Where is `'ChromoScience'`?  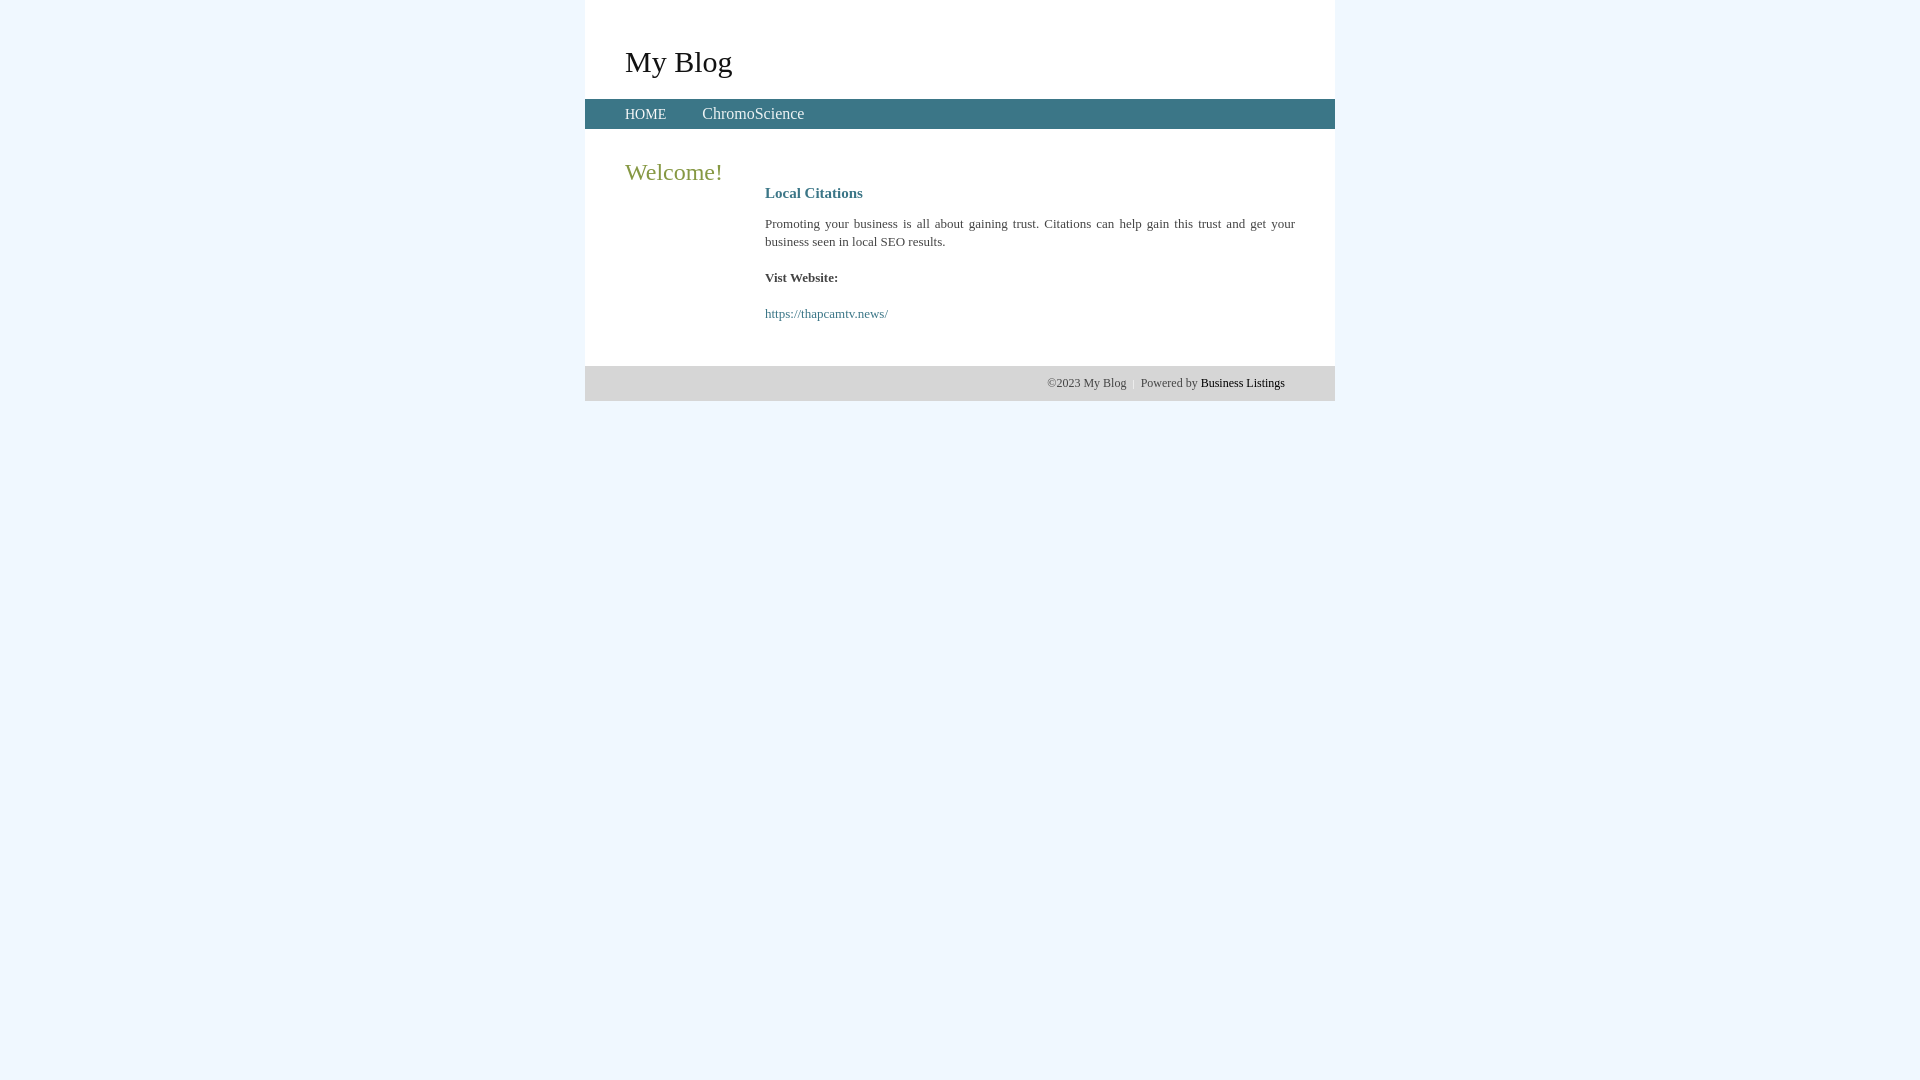
'ChromoScience' is located at coordinates (752, 113).